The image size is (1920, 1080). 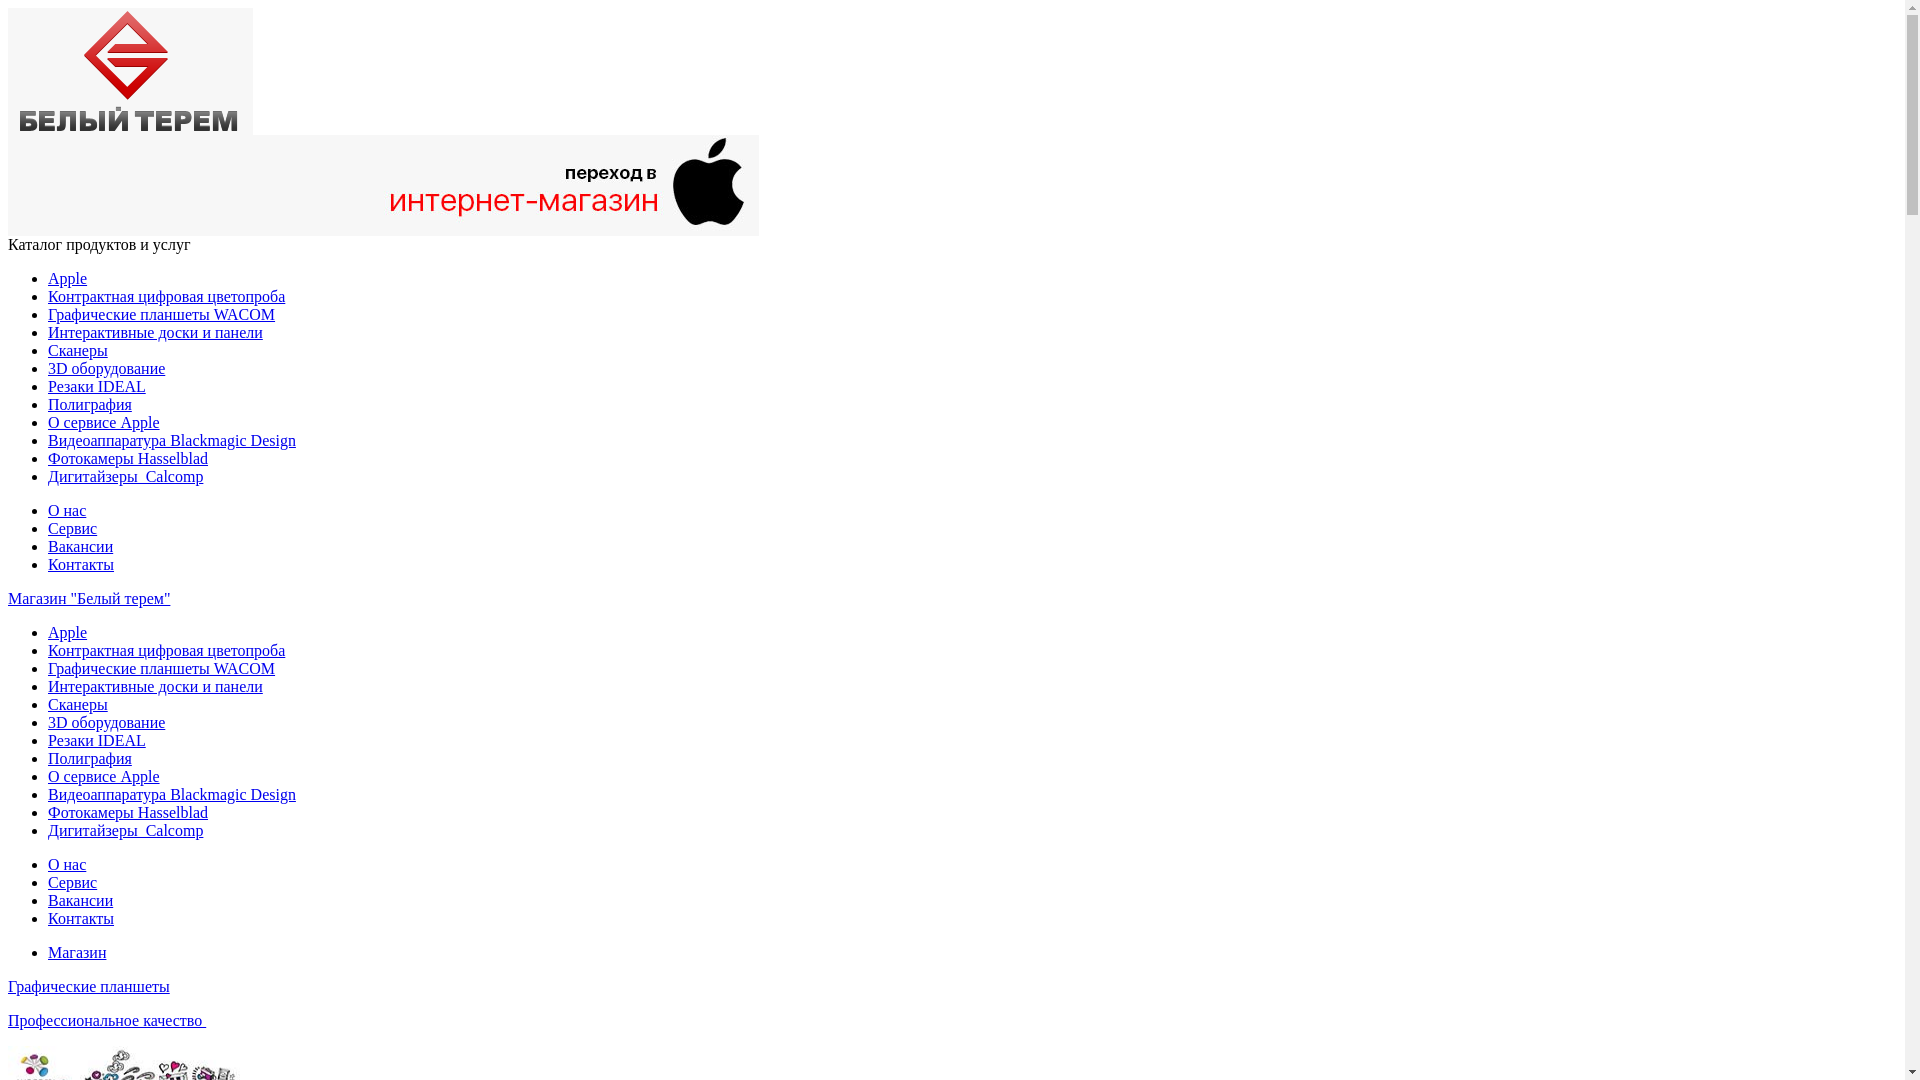 What do you see at coordinates (67, 278) in the screenshot?
I see `'Apple'` at bounding box center [67, 278].